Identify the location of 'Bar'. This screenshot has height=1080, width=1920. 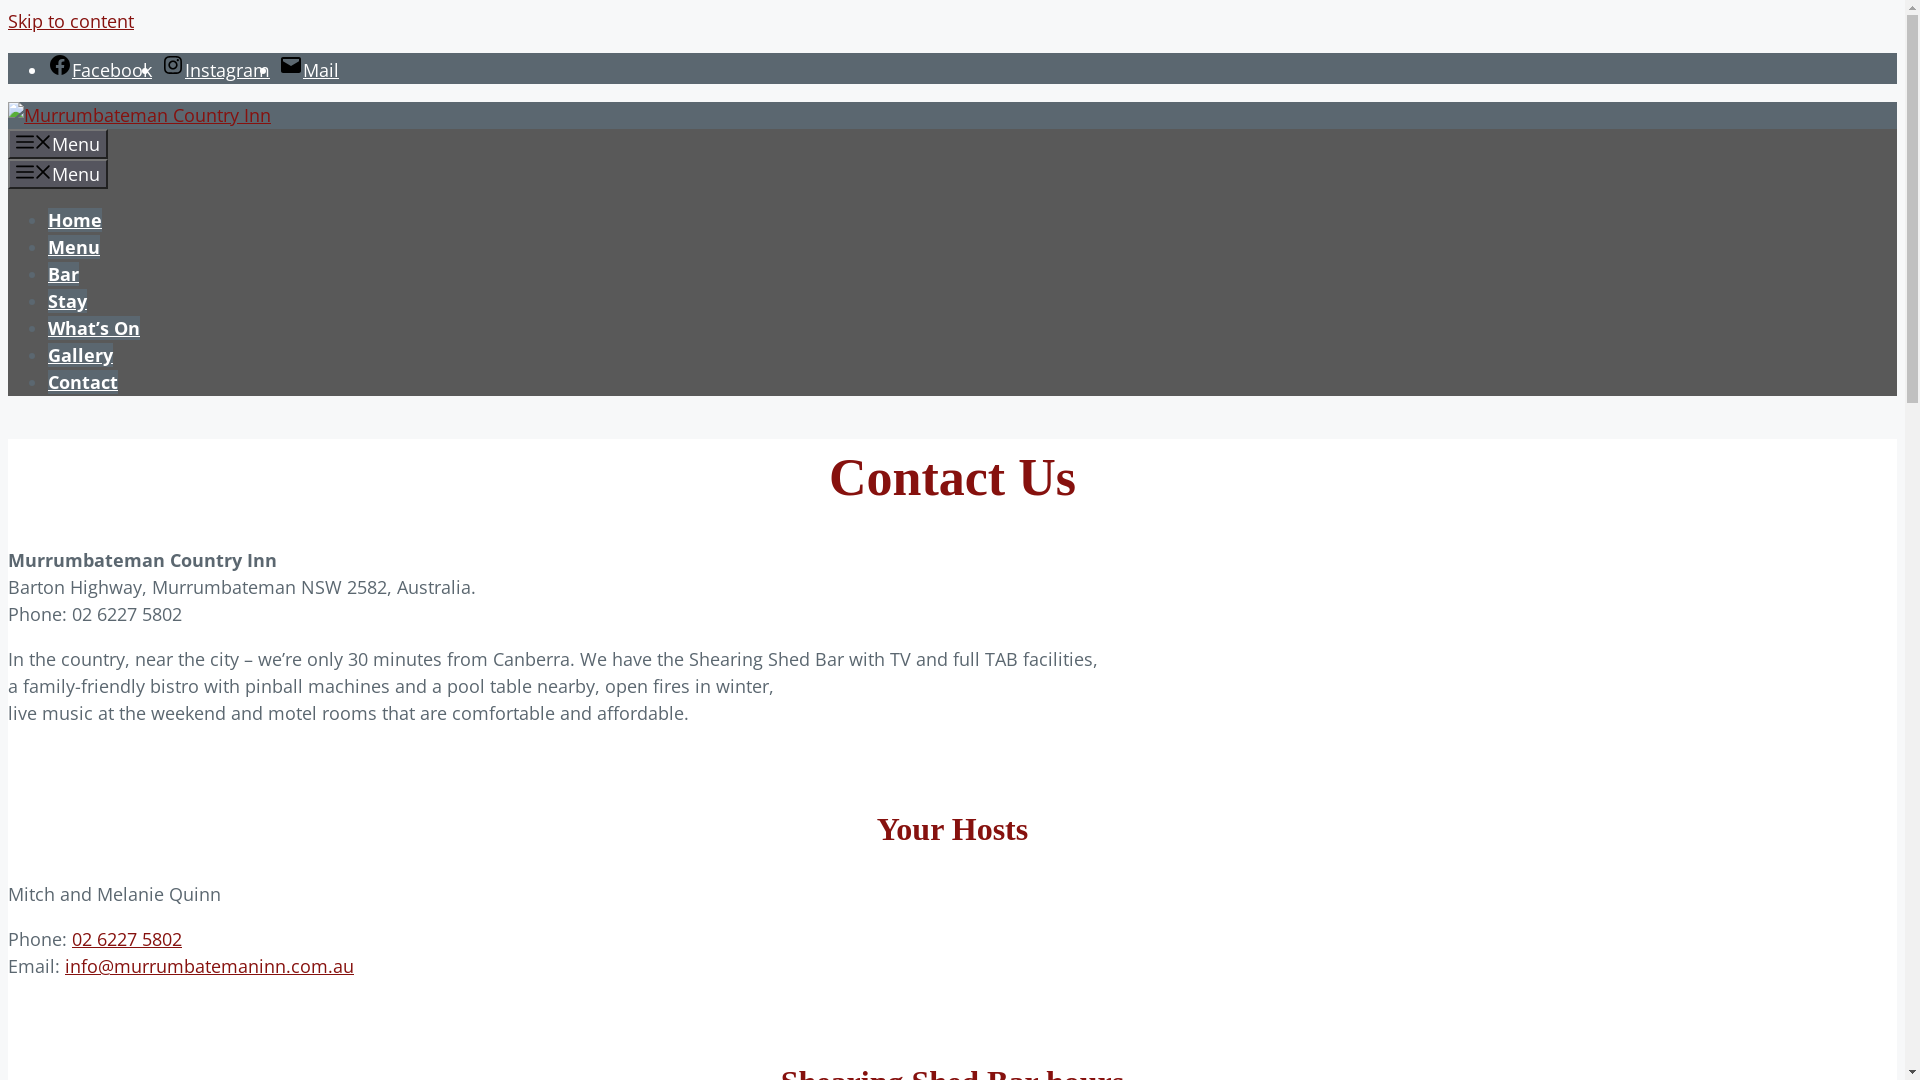
(63, 273).